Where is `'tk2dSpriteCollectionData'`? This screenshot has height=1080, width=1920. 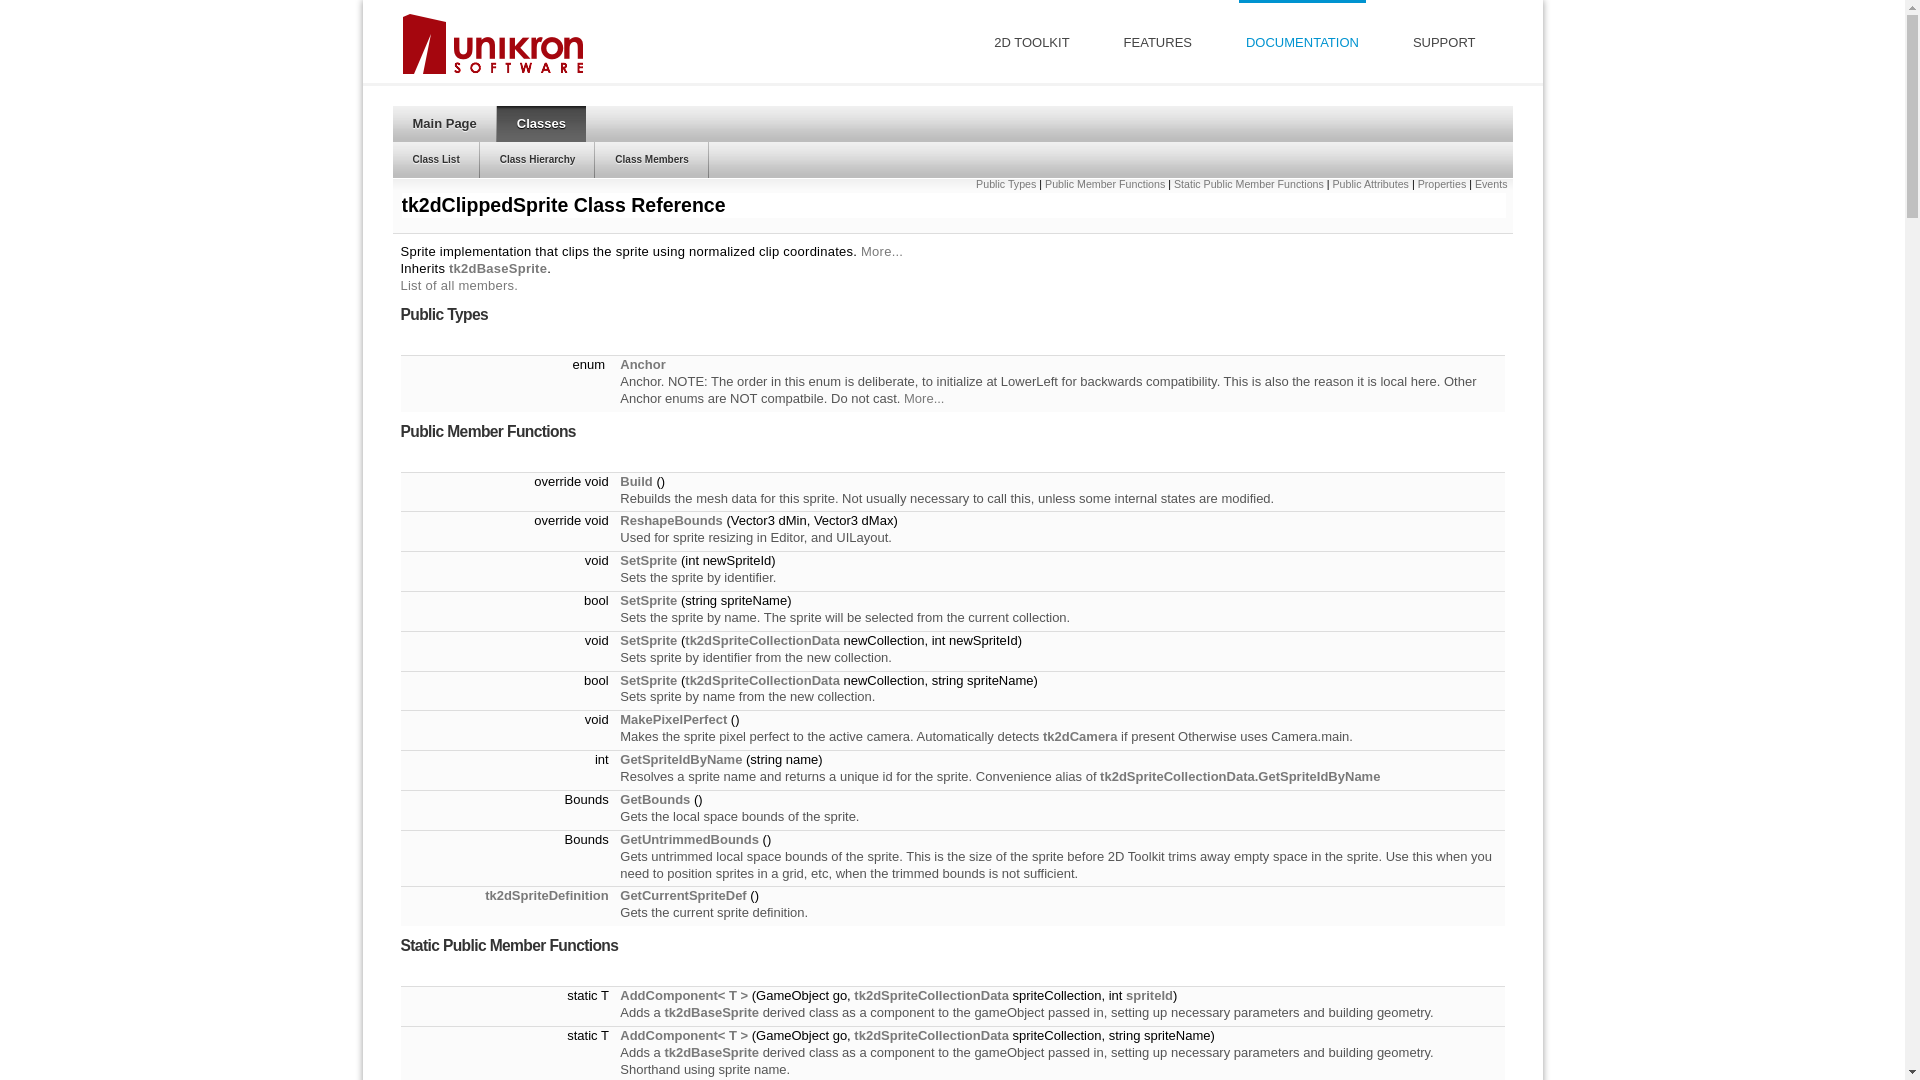 'tk2dSpriteCollectionData' is located at coordinates (930, 995).